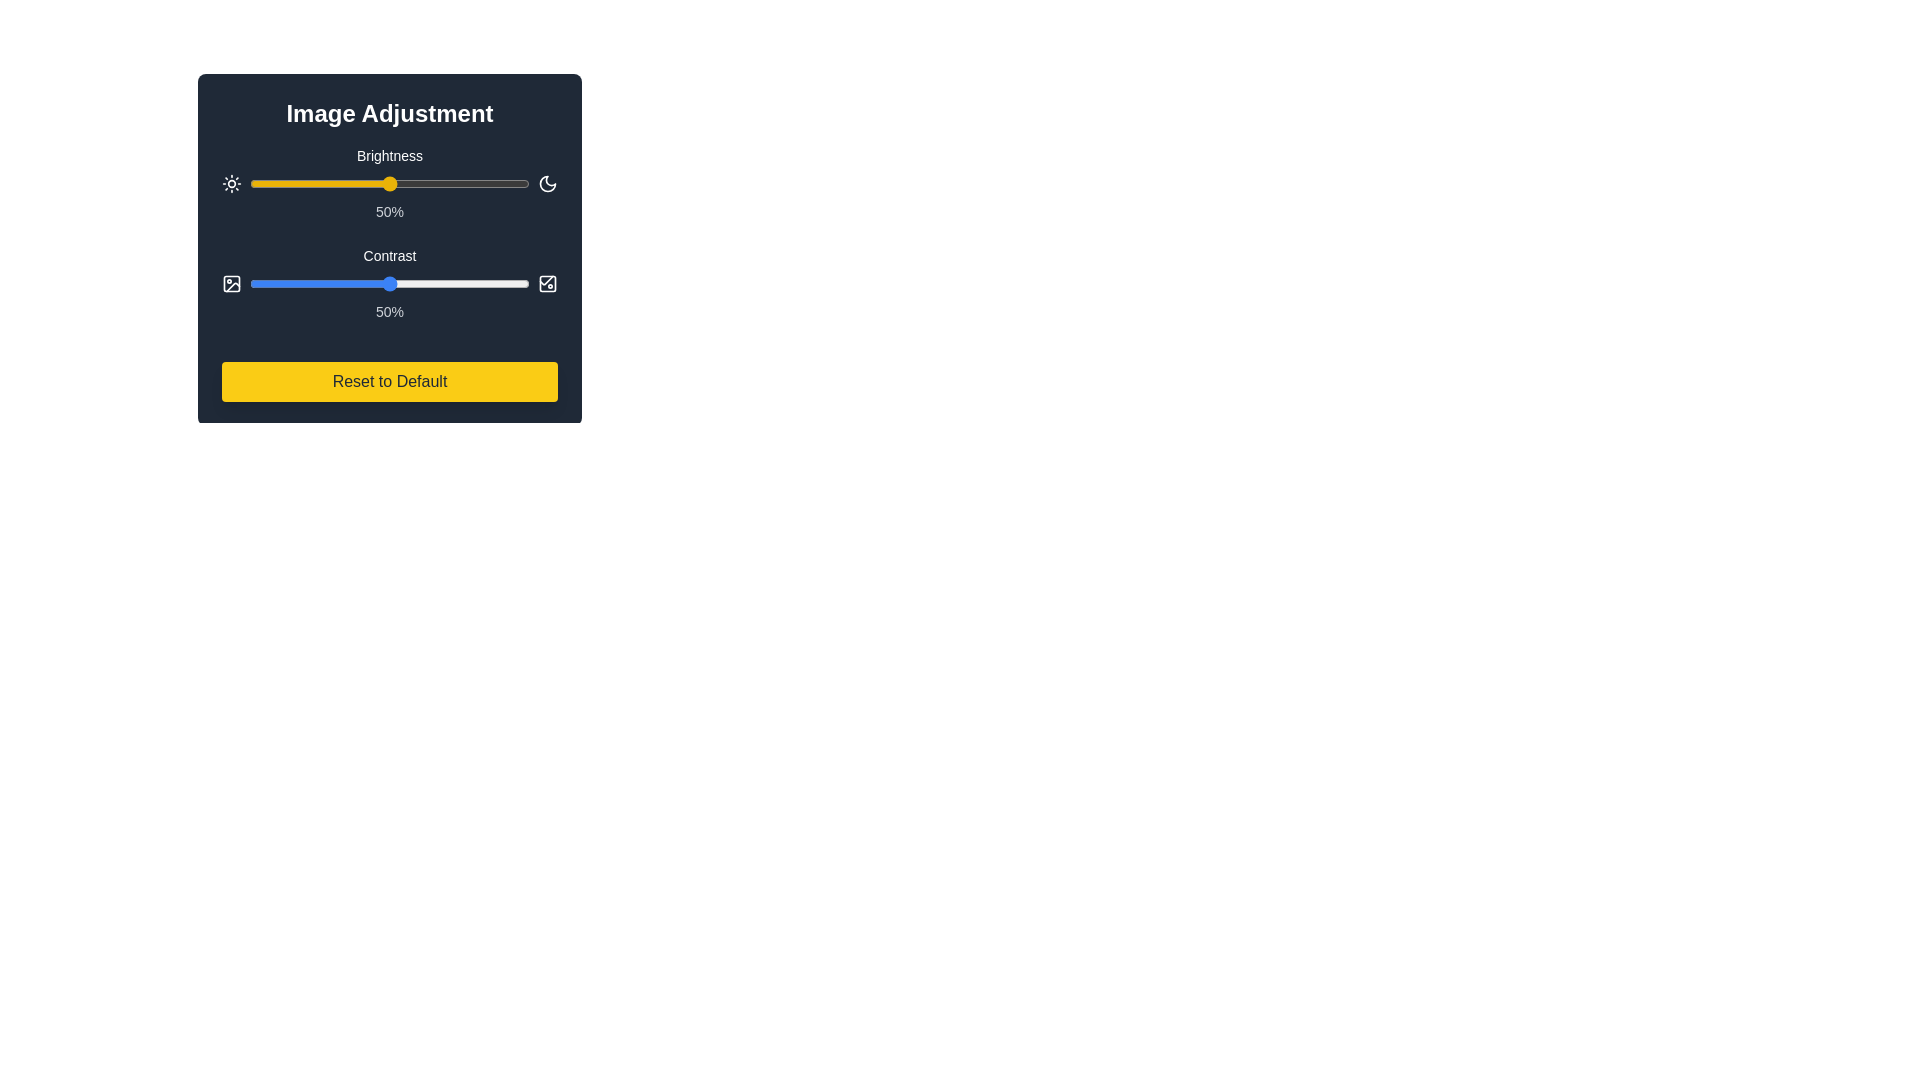 Image resolution: width=1920 pixels, height=1080 pixels. I want to click on brightness, so click(395, 184).